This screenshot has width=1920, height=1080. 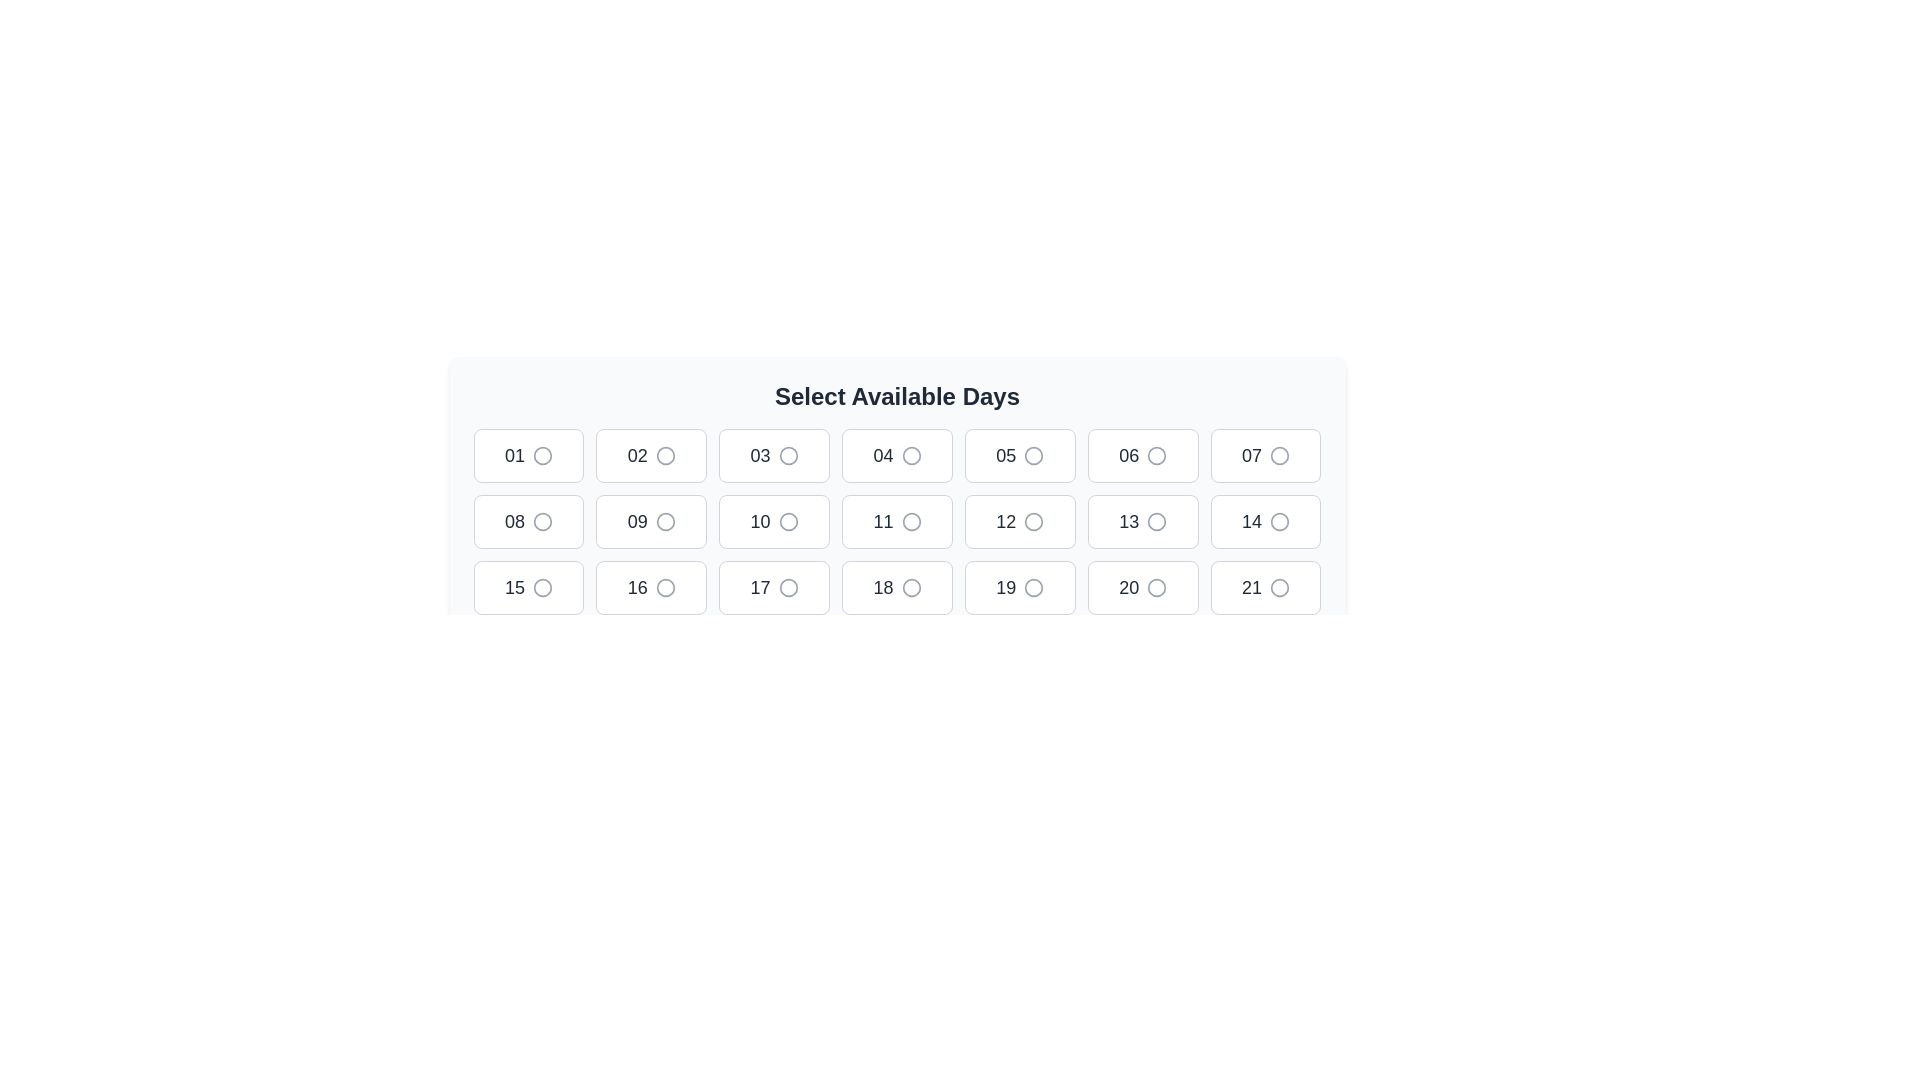 I want to click on the circular graphic element of the radio button labeled '02', so click(x=665, y=455).